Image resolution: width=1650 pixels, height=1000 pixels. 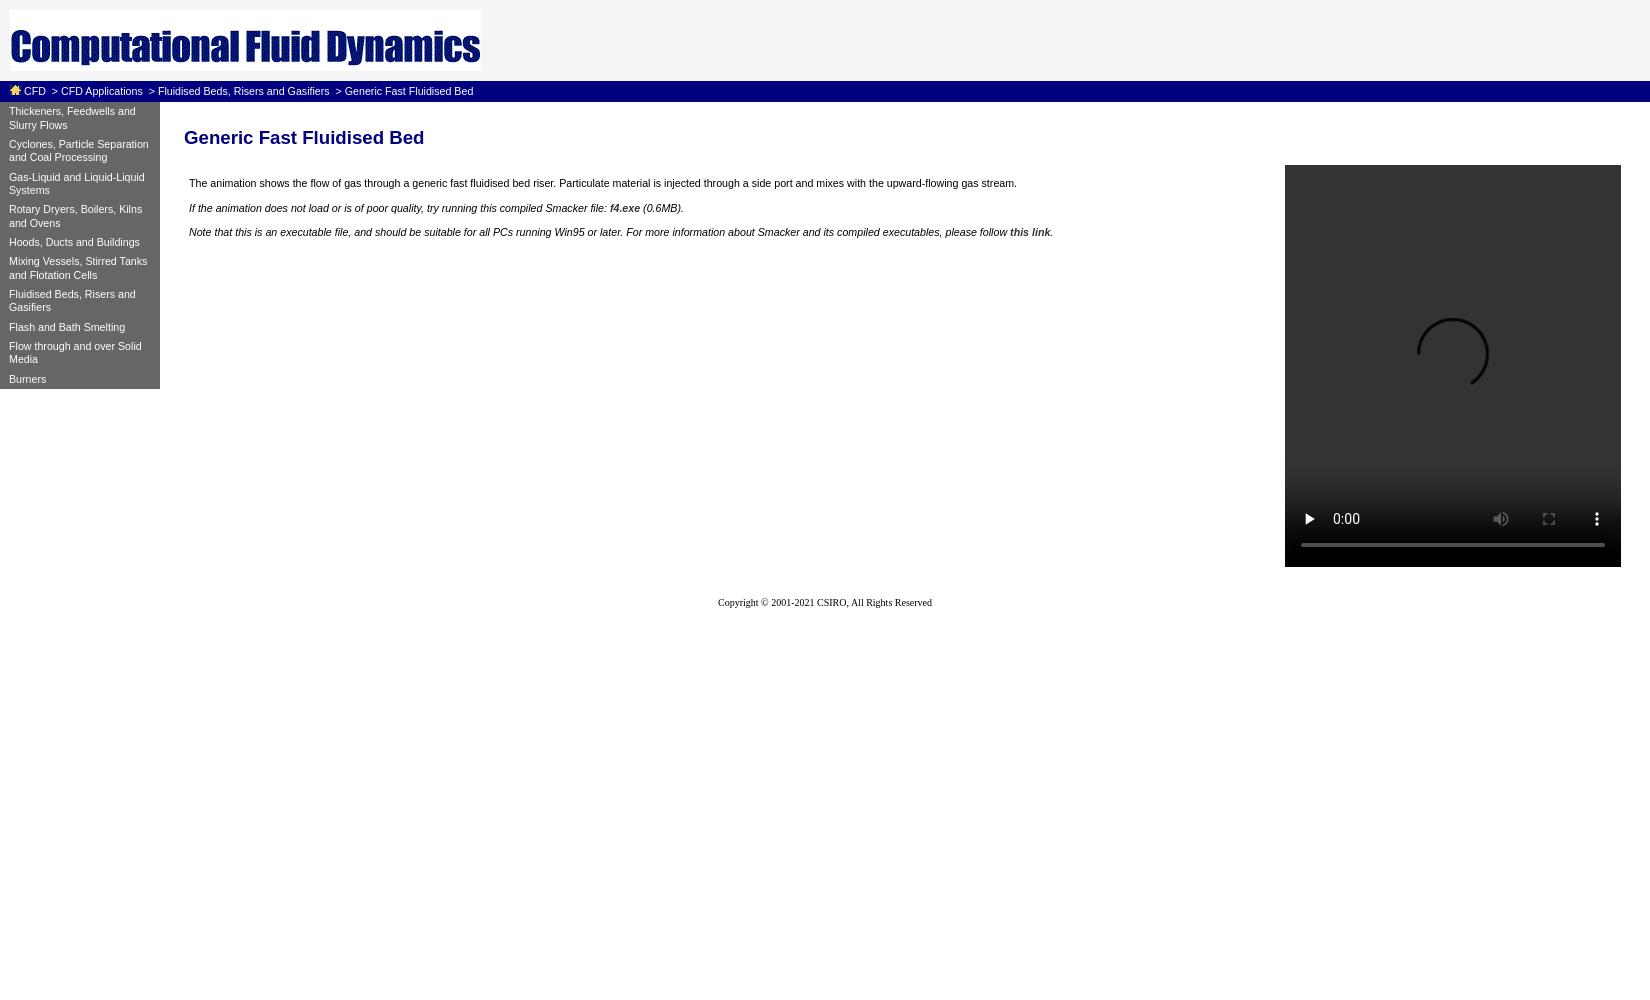 I want to click on 'f4.exe', so click(x=608, y=207).